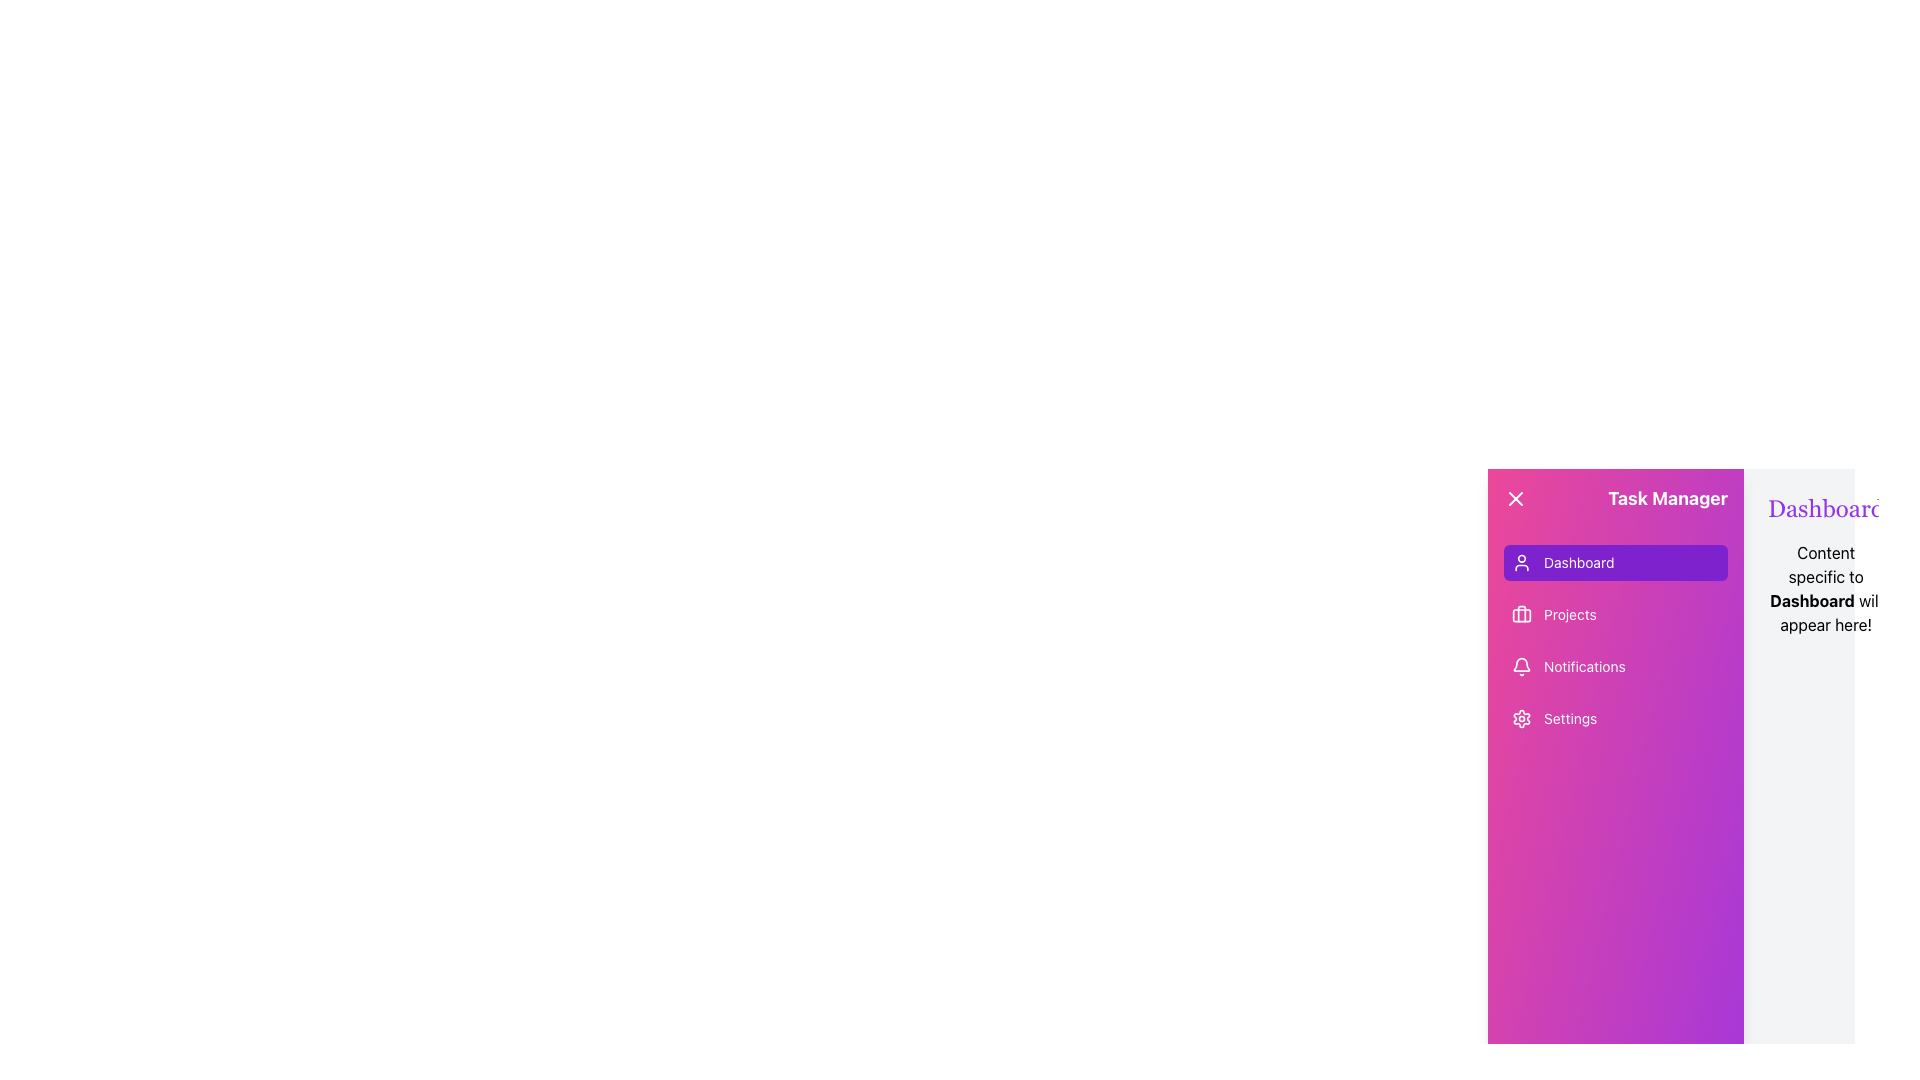 This screenshot has height=1080, width=1920. I want to click on the 'Dashboard' text label, so click(1578, 563).